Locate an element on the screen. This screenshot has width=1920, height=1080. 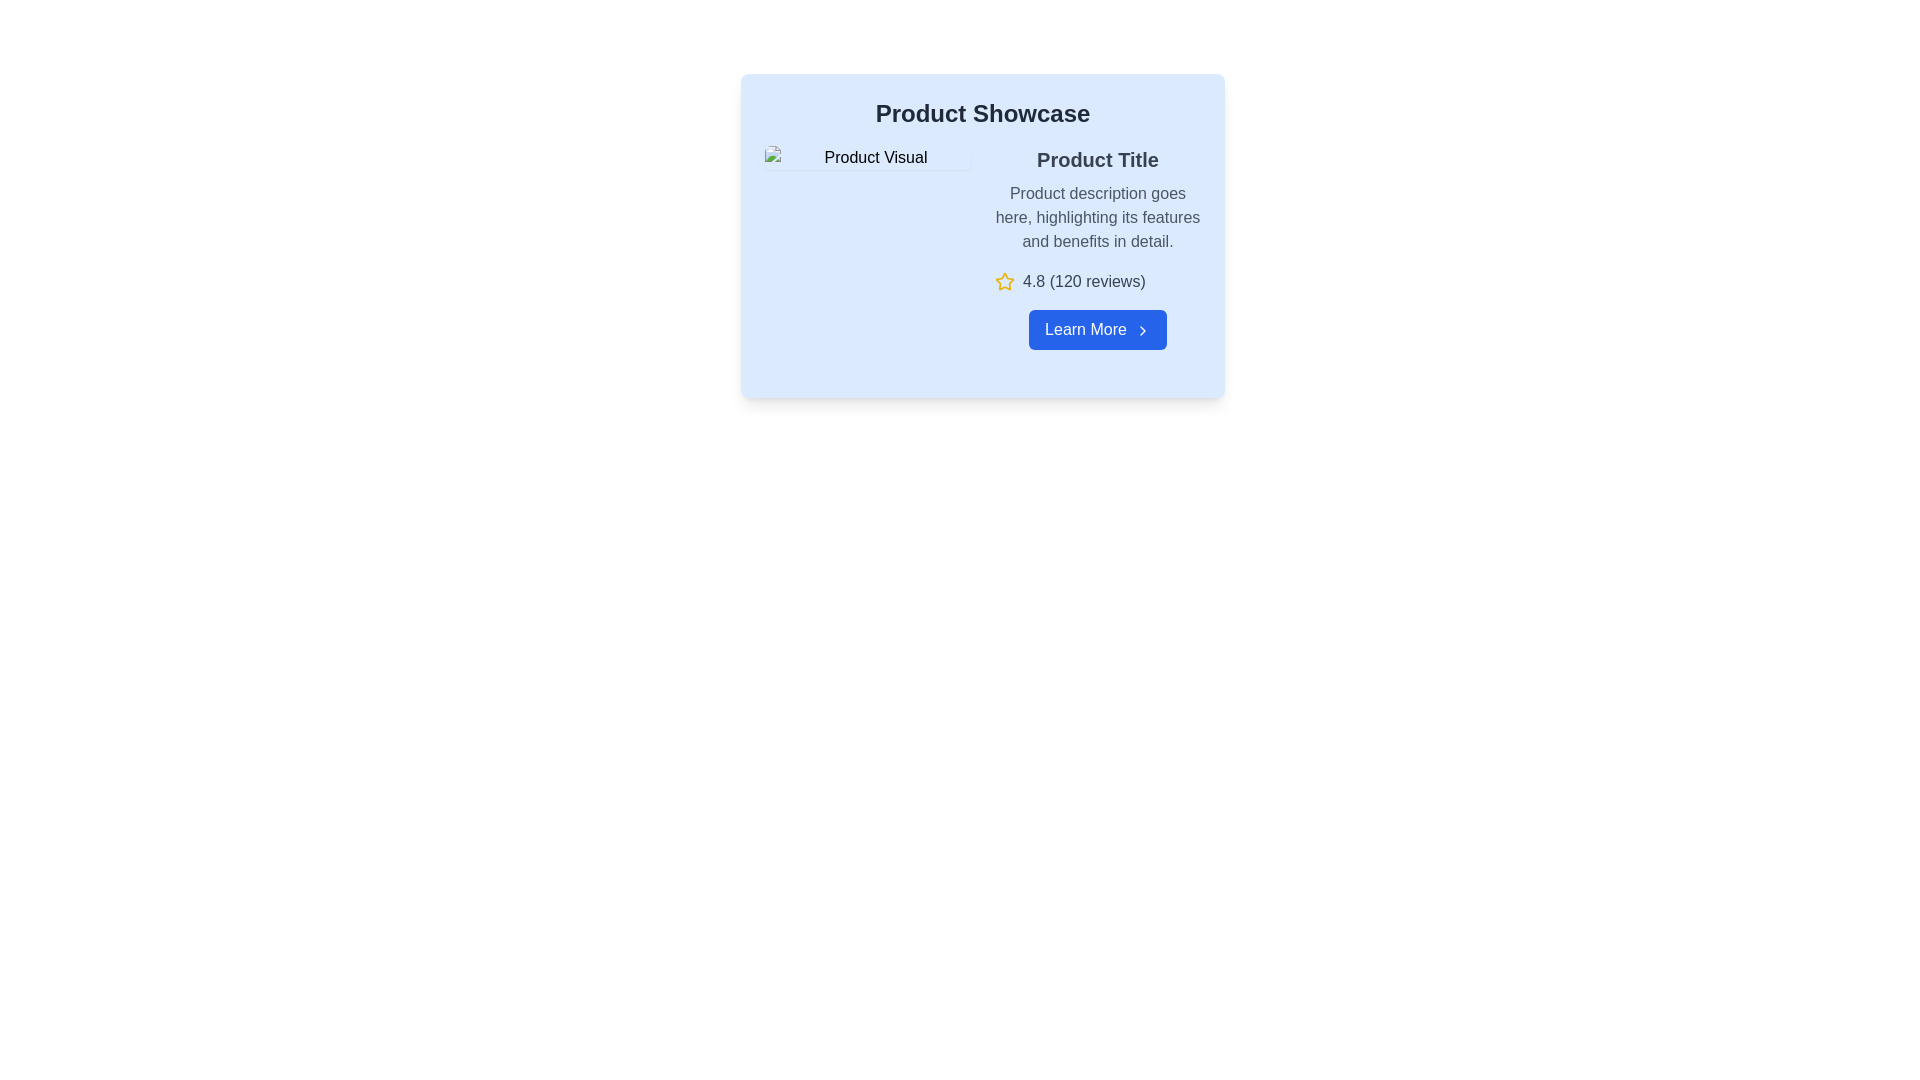
the star rating in the right-side section of the two-column grid is located at coordinates (983, 246).